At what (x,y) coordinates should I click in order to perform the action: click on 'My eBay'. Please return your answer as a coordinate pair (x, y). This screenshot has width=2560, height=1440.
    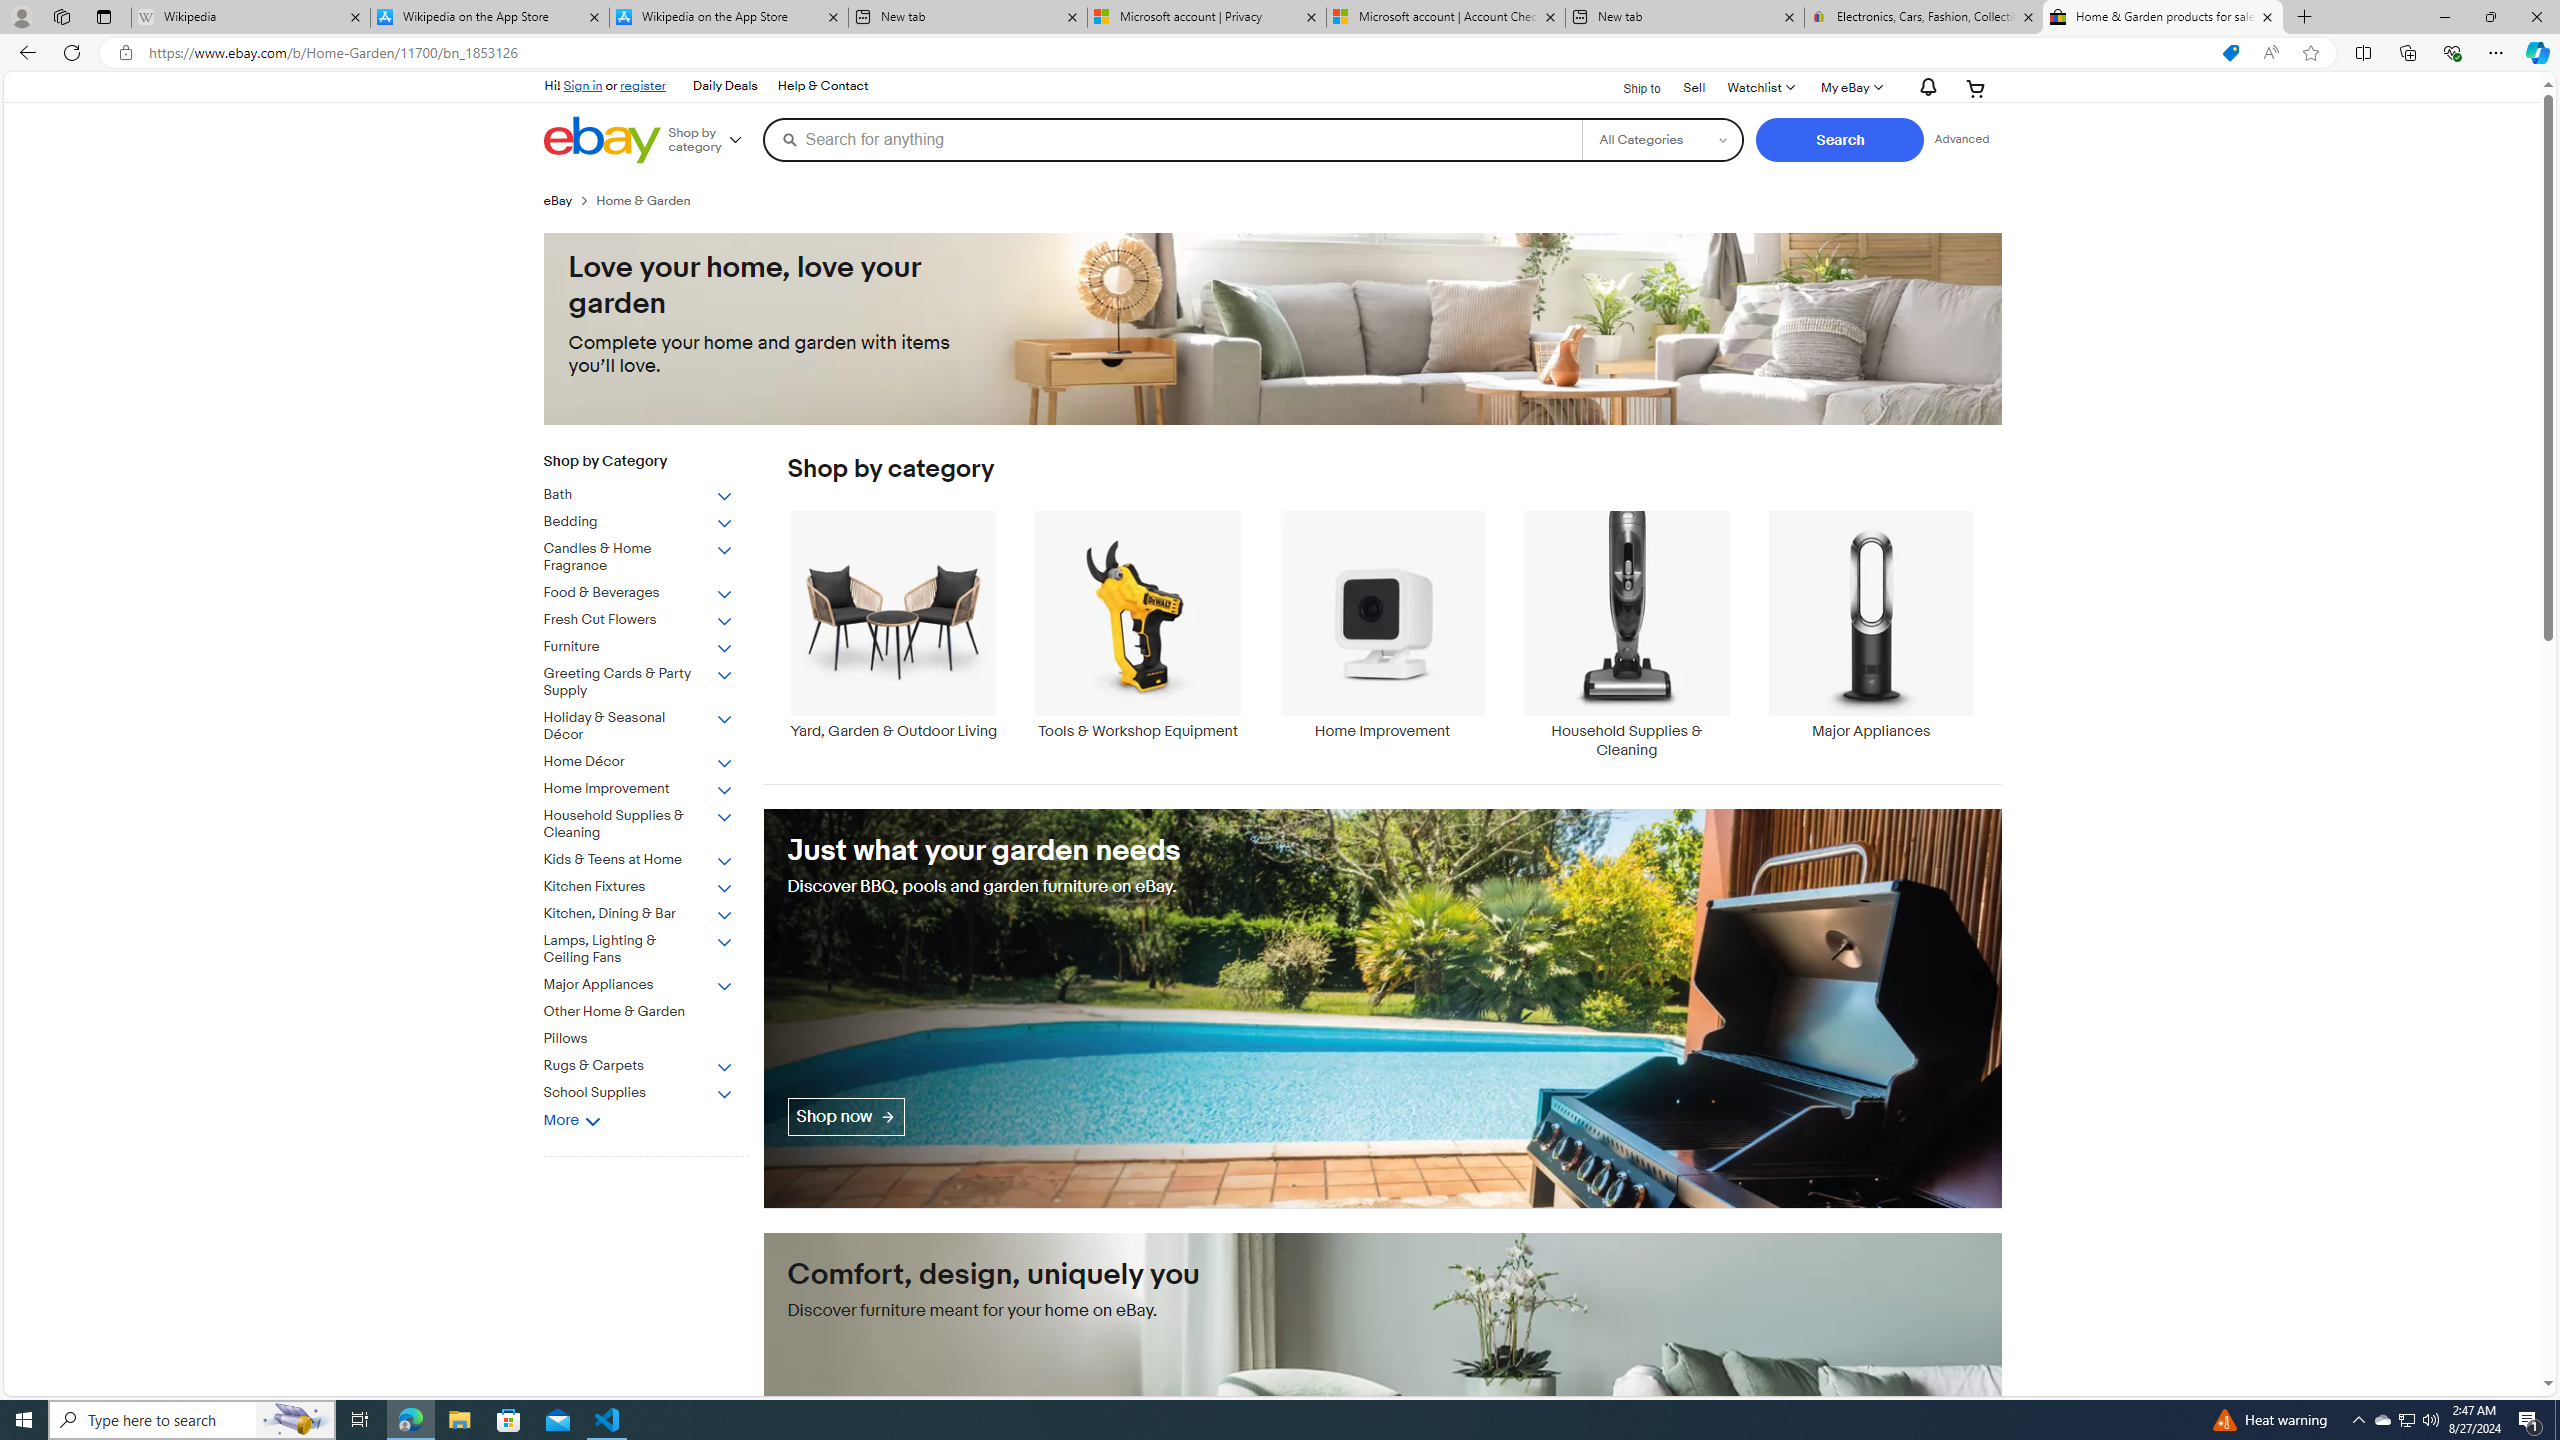
    Looking at the image, I should click on (1850, 87).